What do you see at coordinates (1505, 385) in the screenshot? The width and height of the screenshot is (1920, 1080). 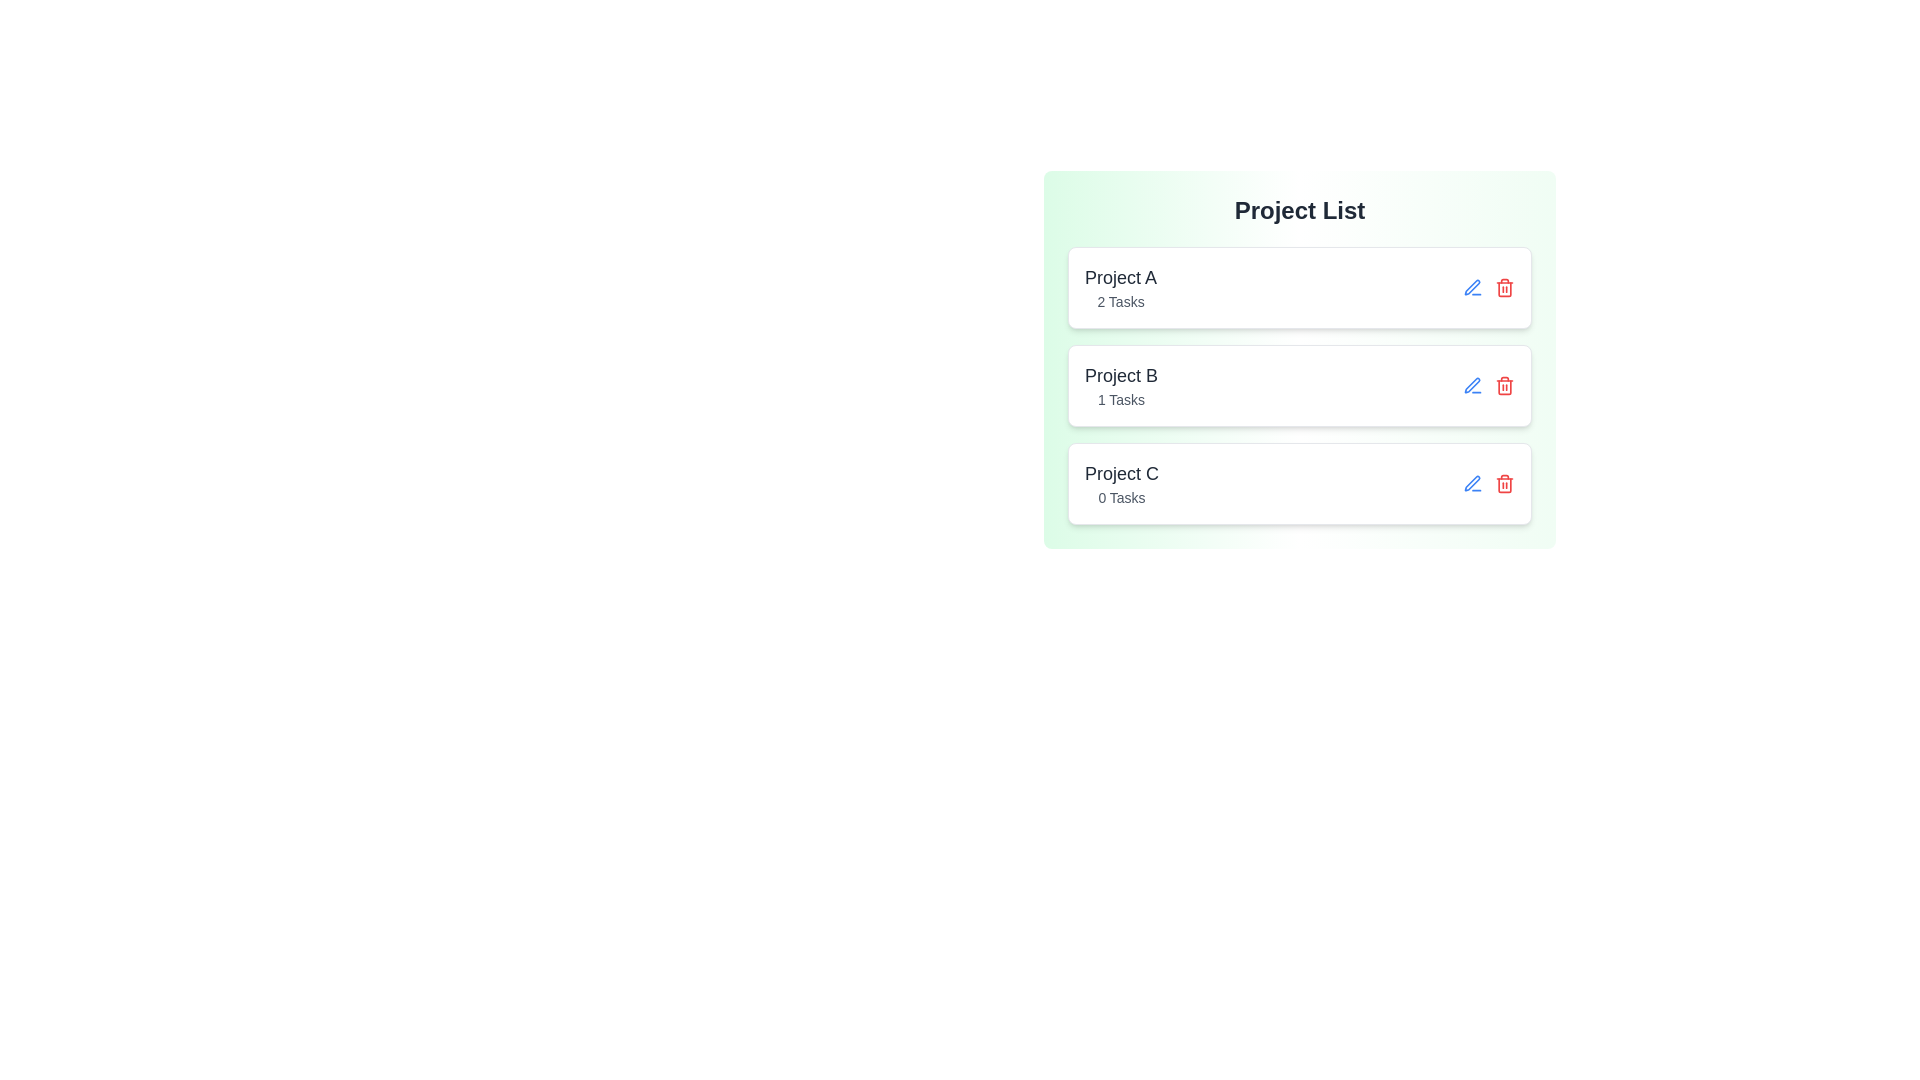 I see `the trash icon to delete the project corresponding to Project B` at bounding box center [1505, 385].